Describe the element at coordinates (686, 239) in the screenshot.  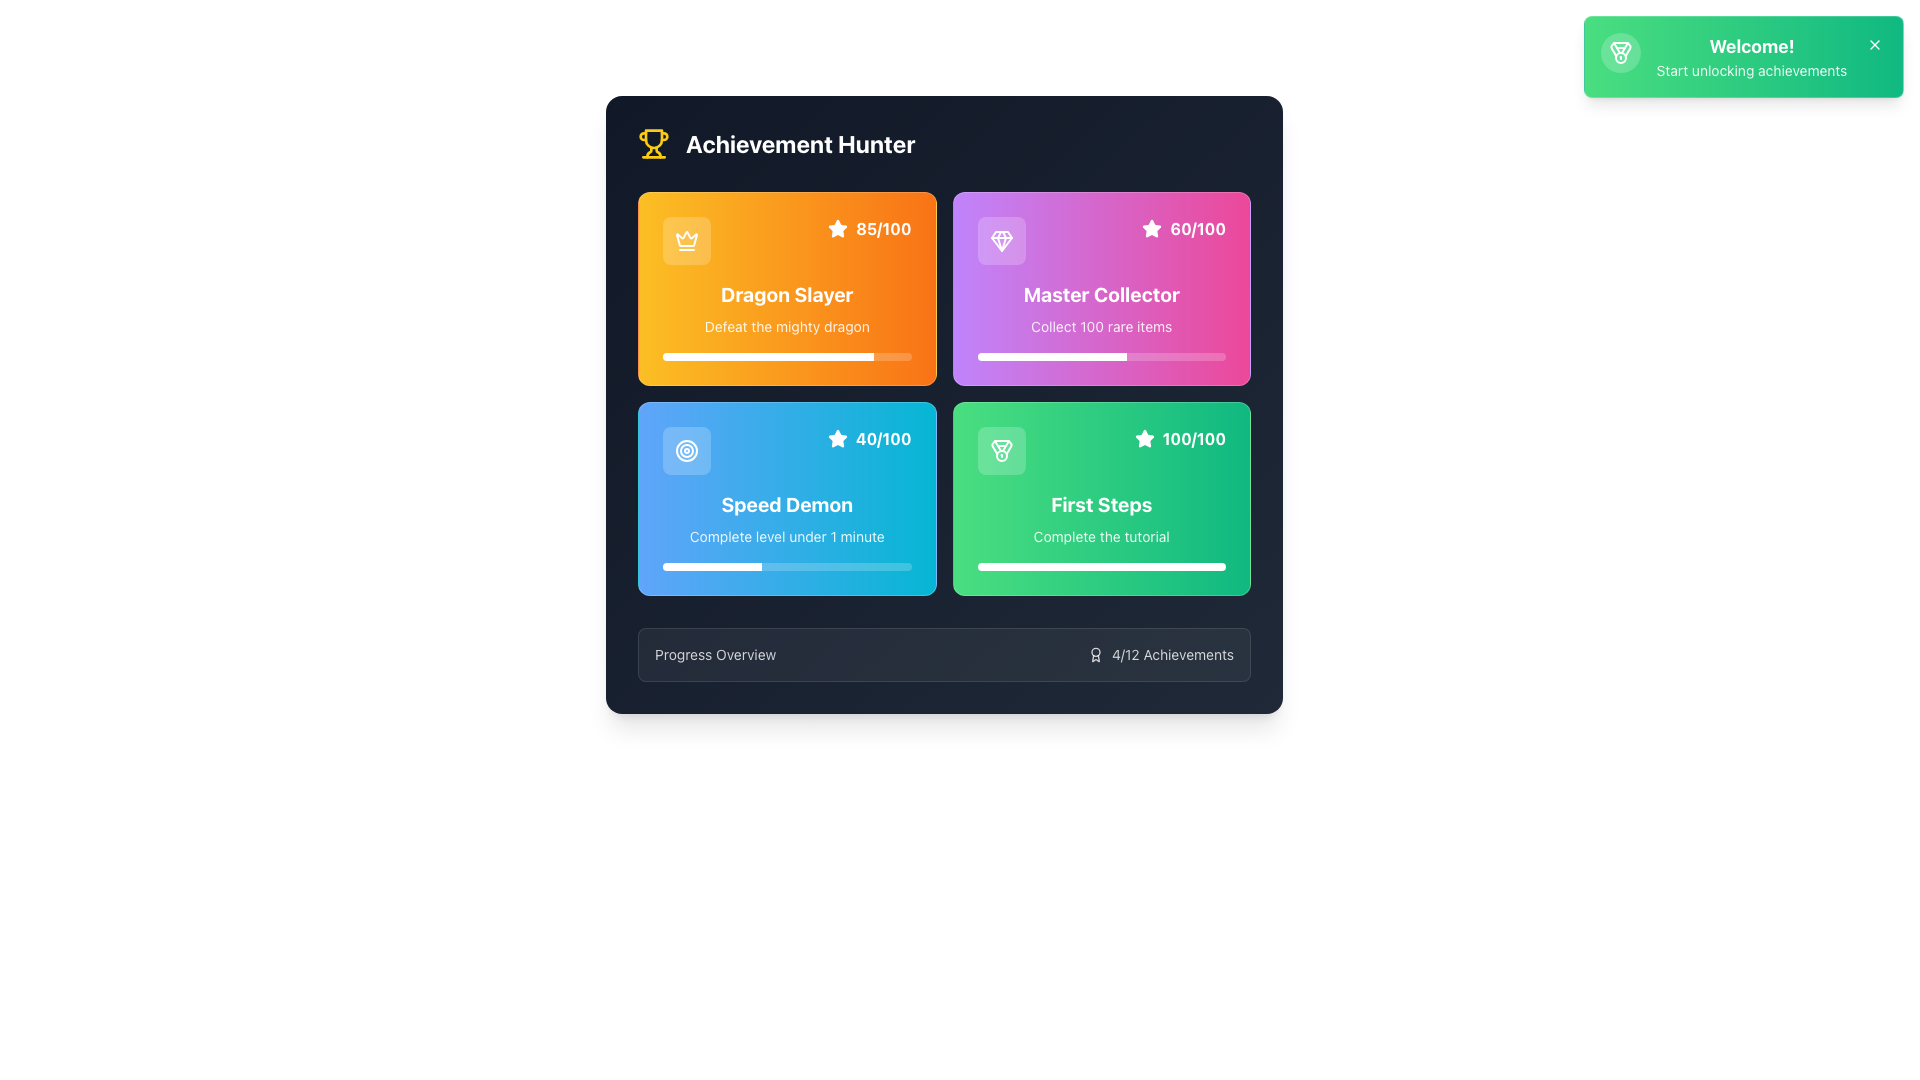
I see `the crown icon that symbolizes the 'Dragon Slayer' achievement, located at the top left corner of the achievement card` at that location.